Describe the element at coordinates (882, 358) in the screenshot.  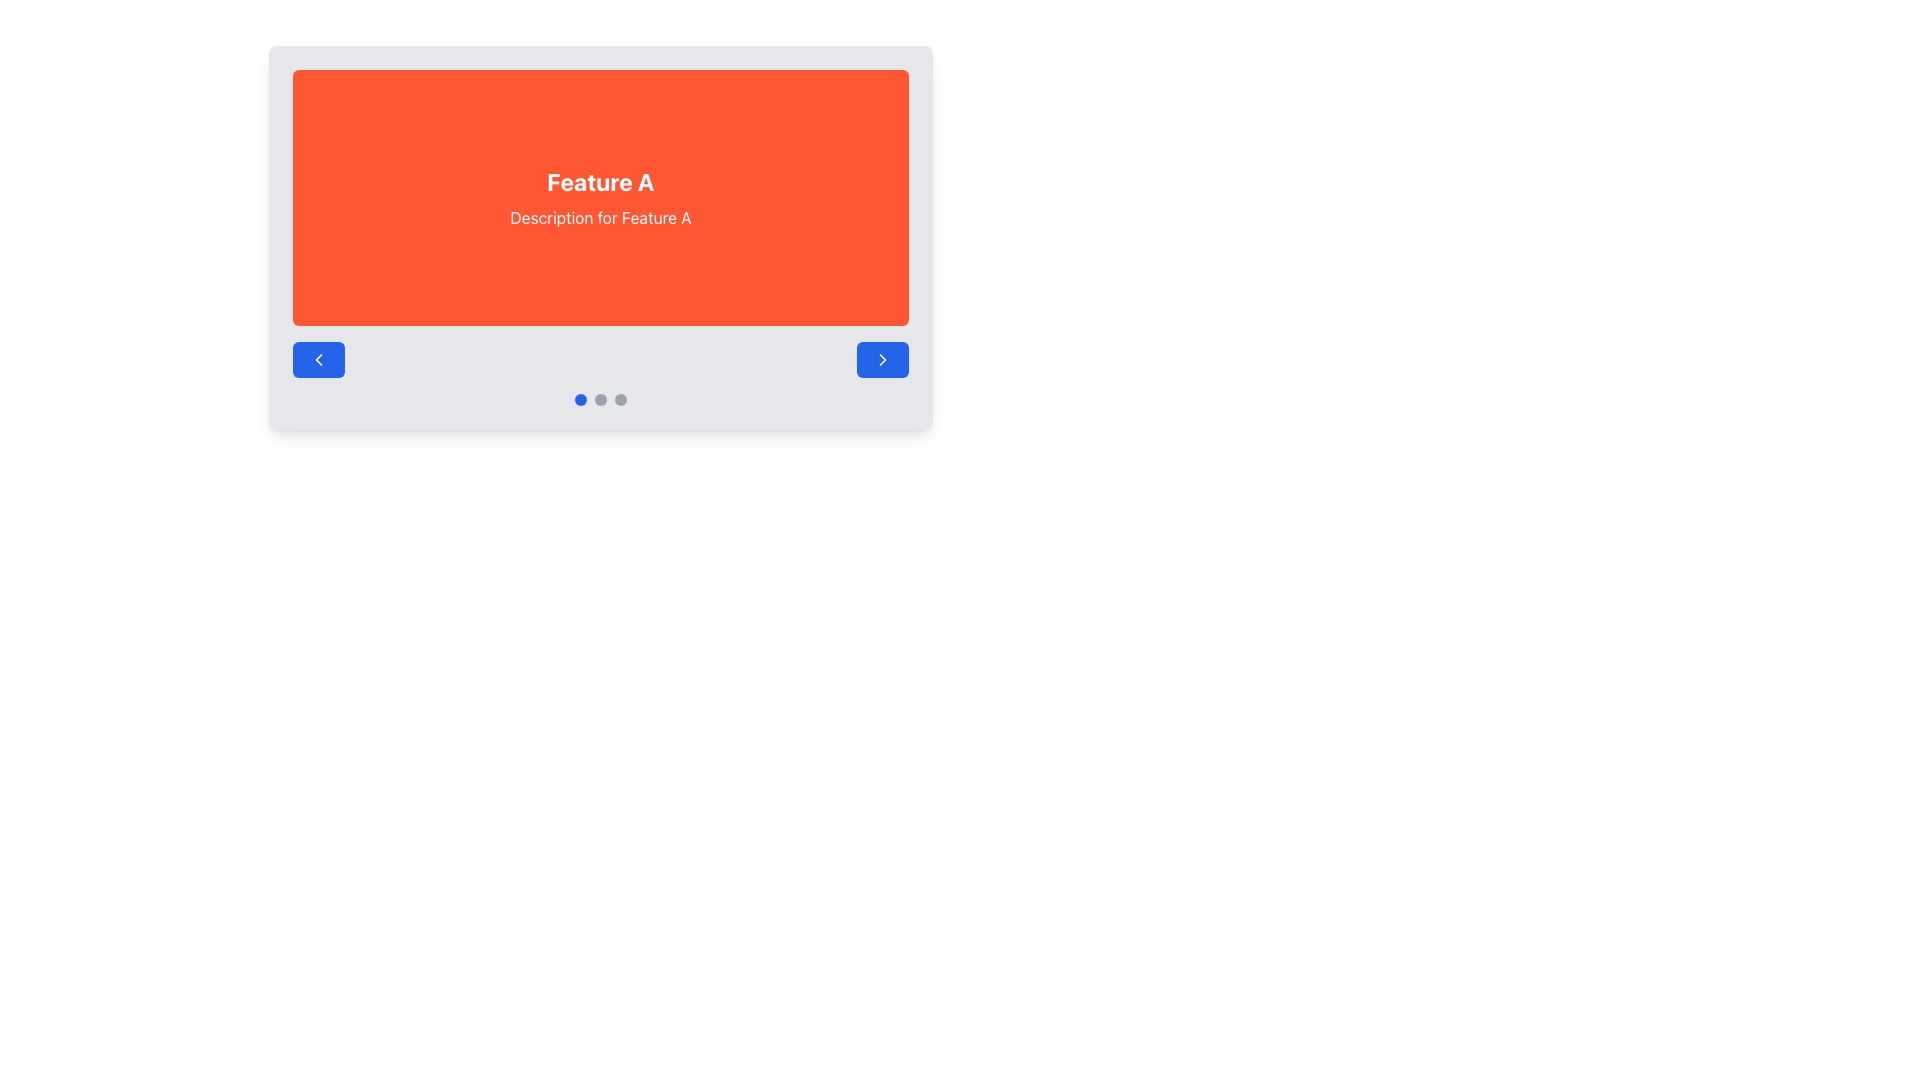
I see `the 'Next' button located at the far-right end of the carousel` at that location.